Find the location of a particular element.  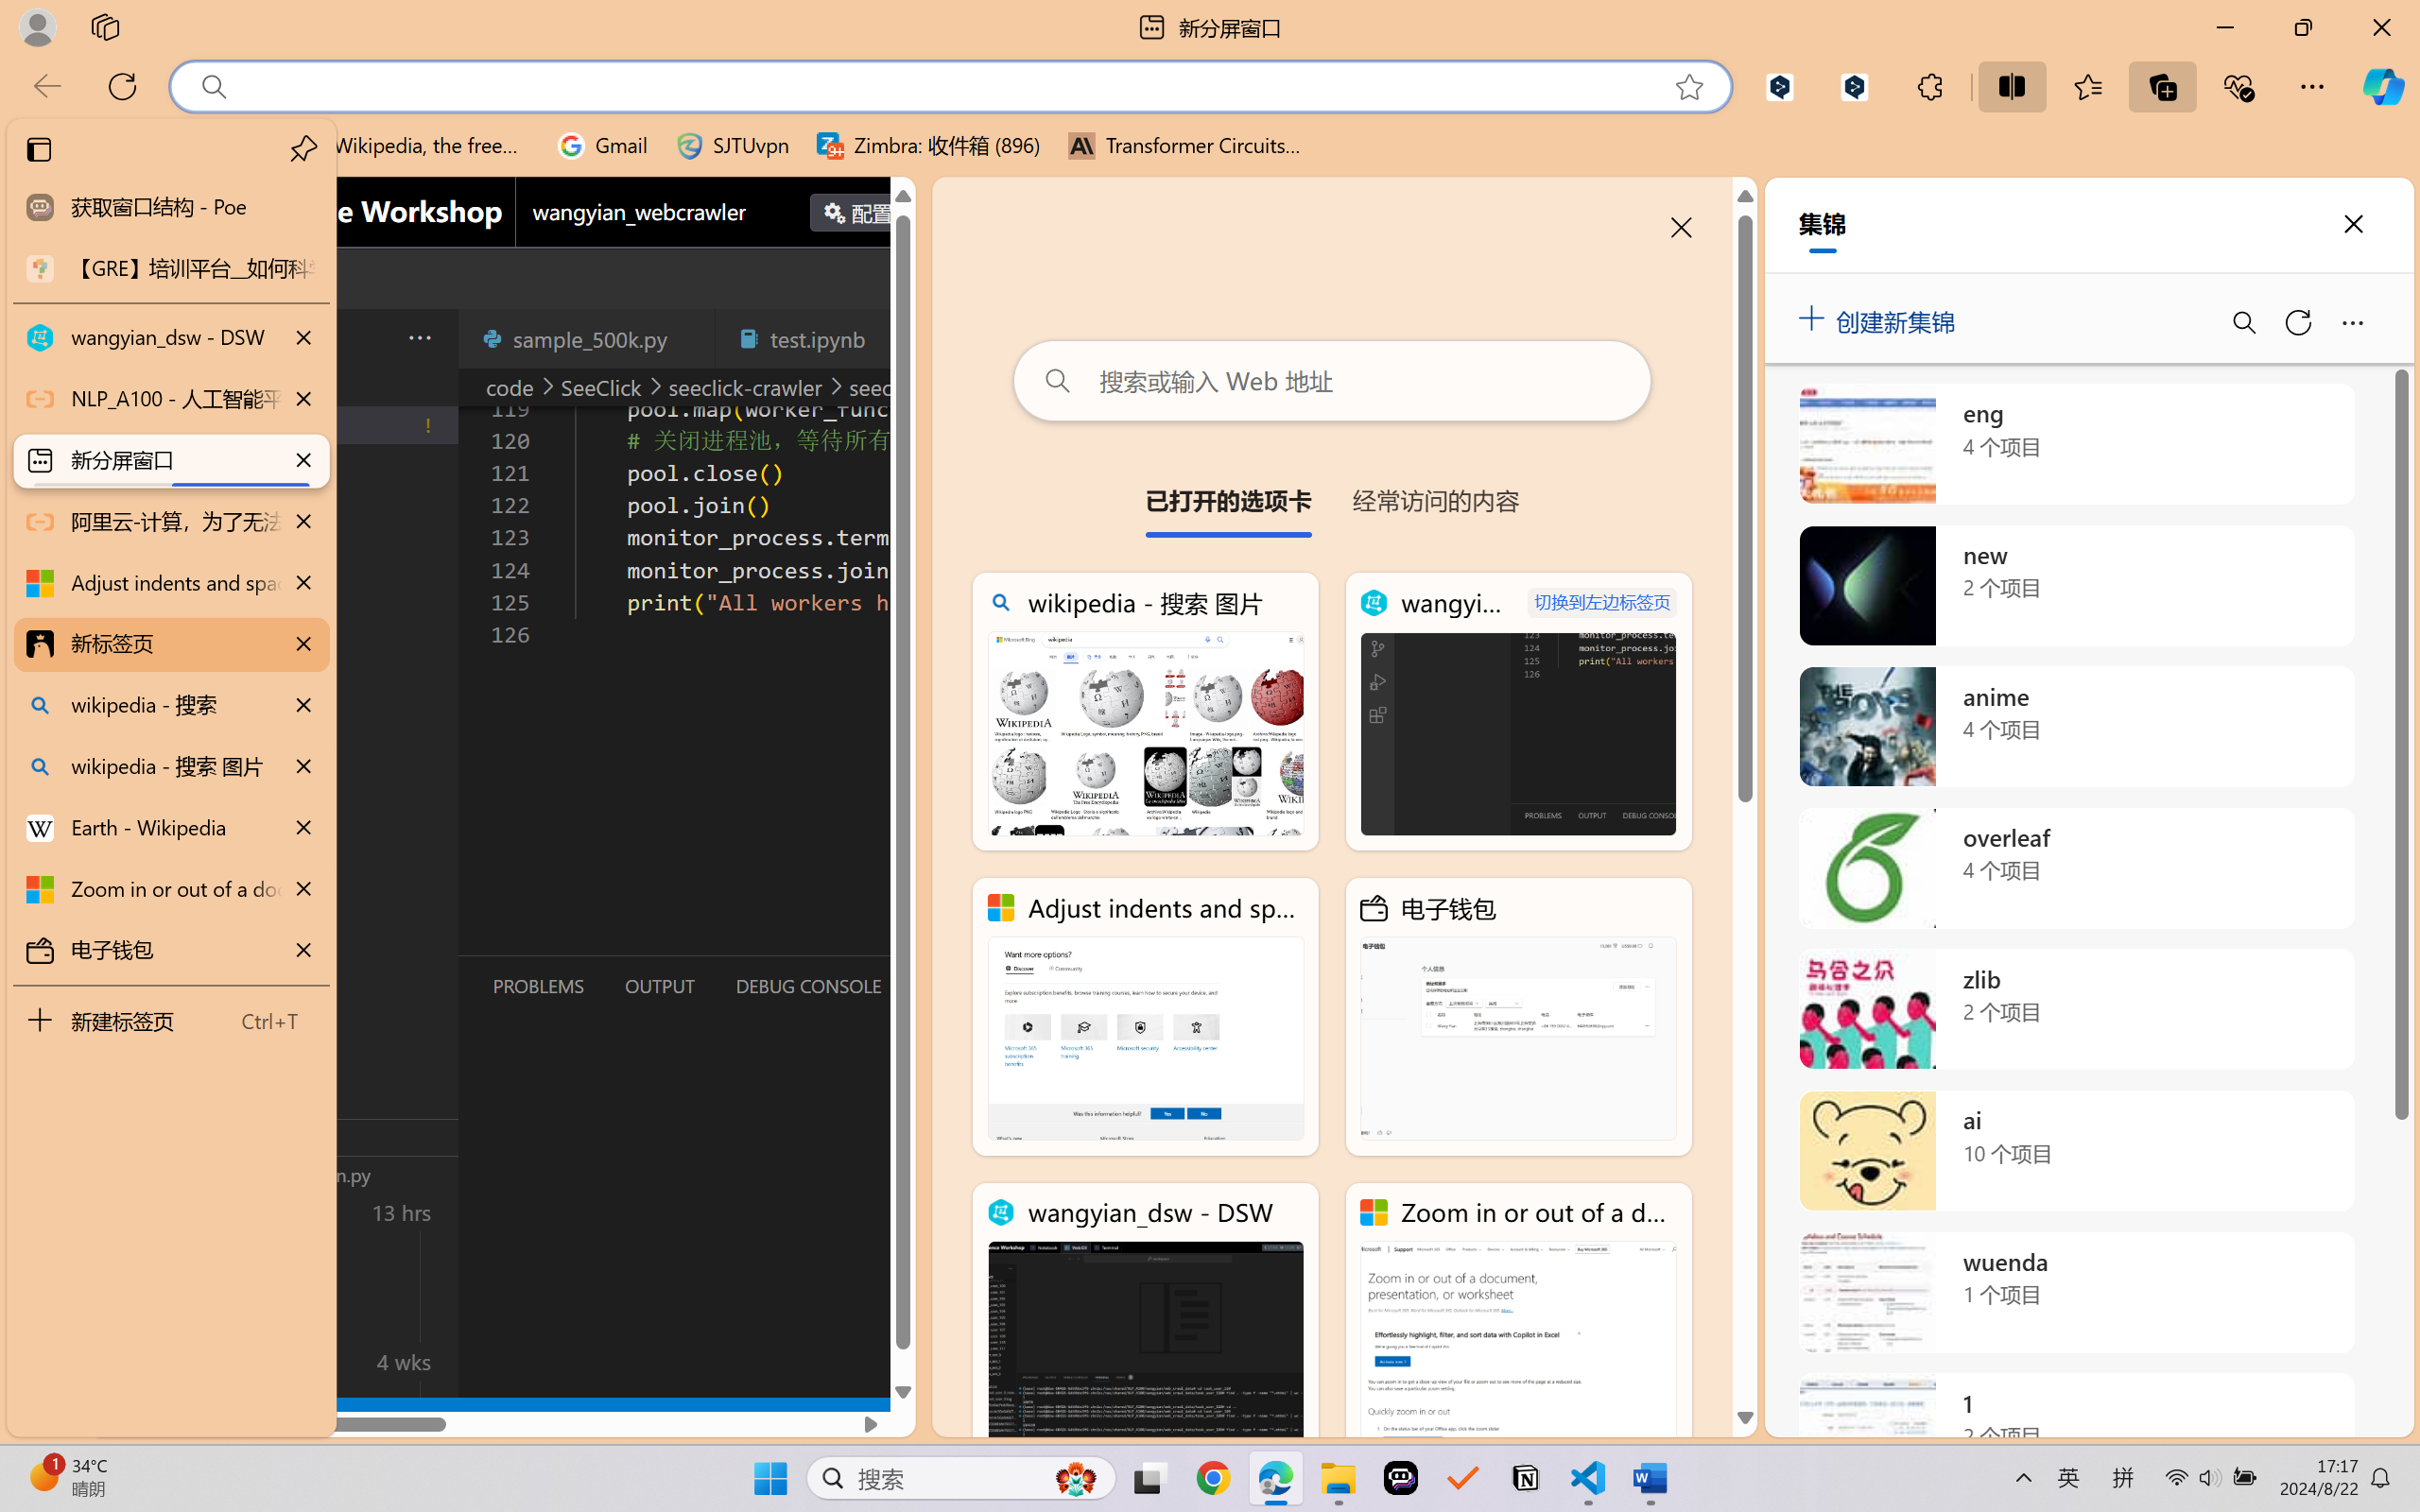

'SJTUvpn' is located at coordinates (732, 145).